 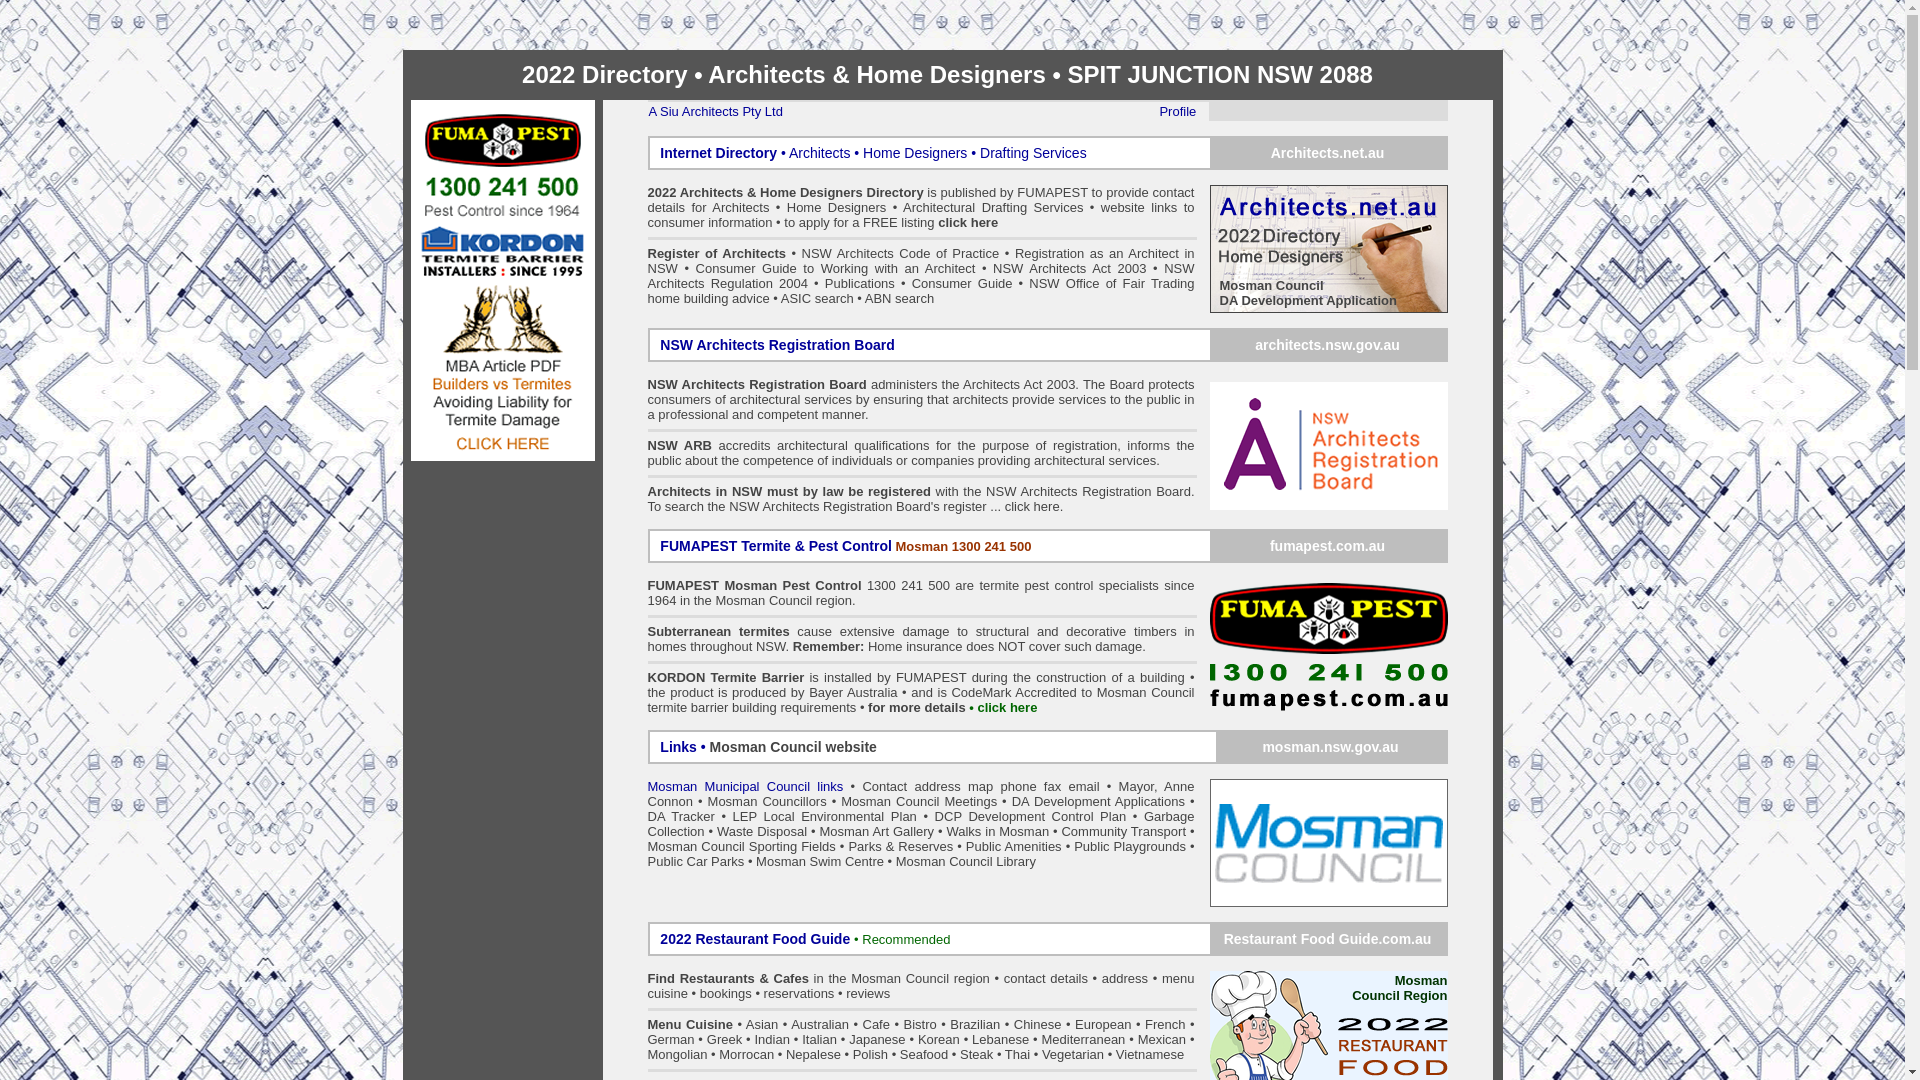 What do you see at coordinates (741, 846) in the screenshot?
I see `'Mosman Council Sporting Fields'` at bounding box center [741, 846].